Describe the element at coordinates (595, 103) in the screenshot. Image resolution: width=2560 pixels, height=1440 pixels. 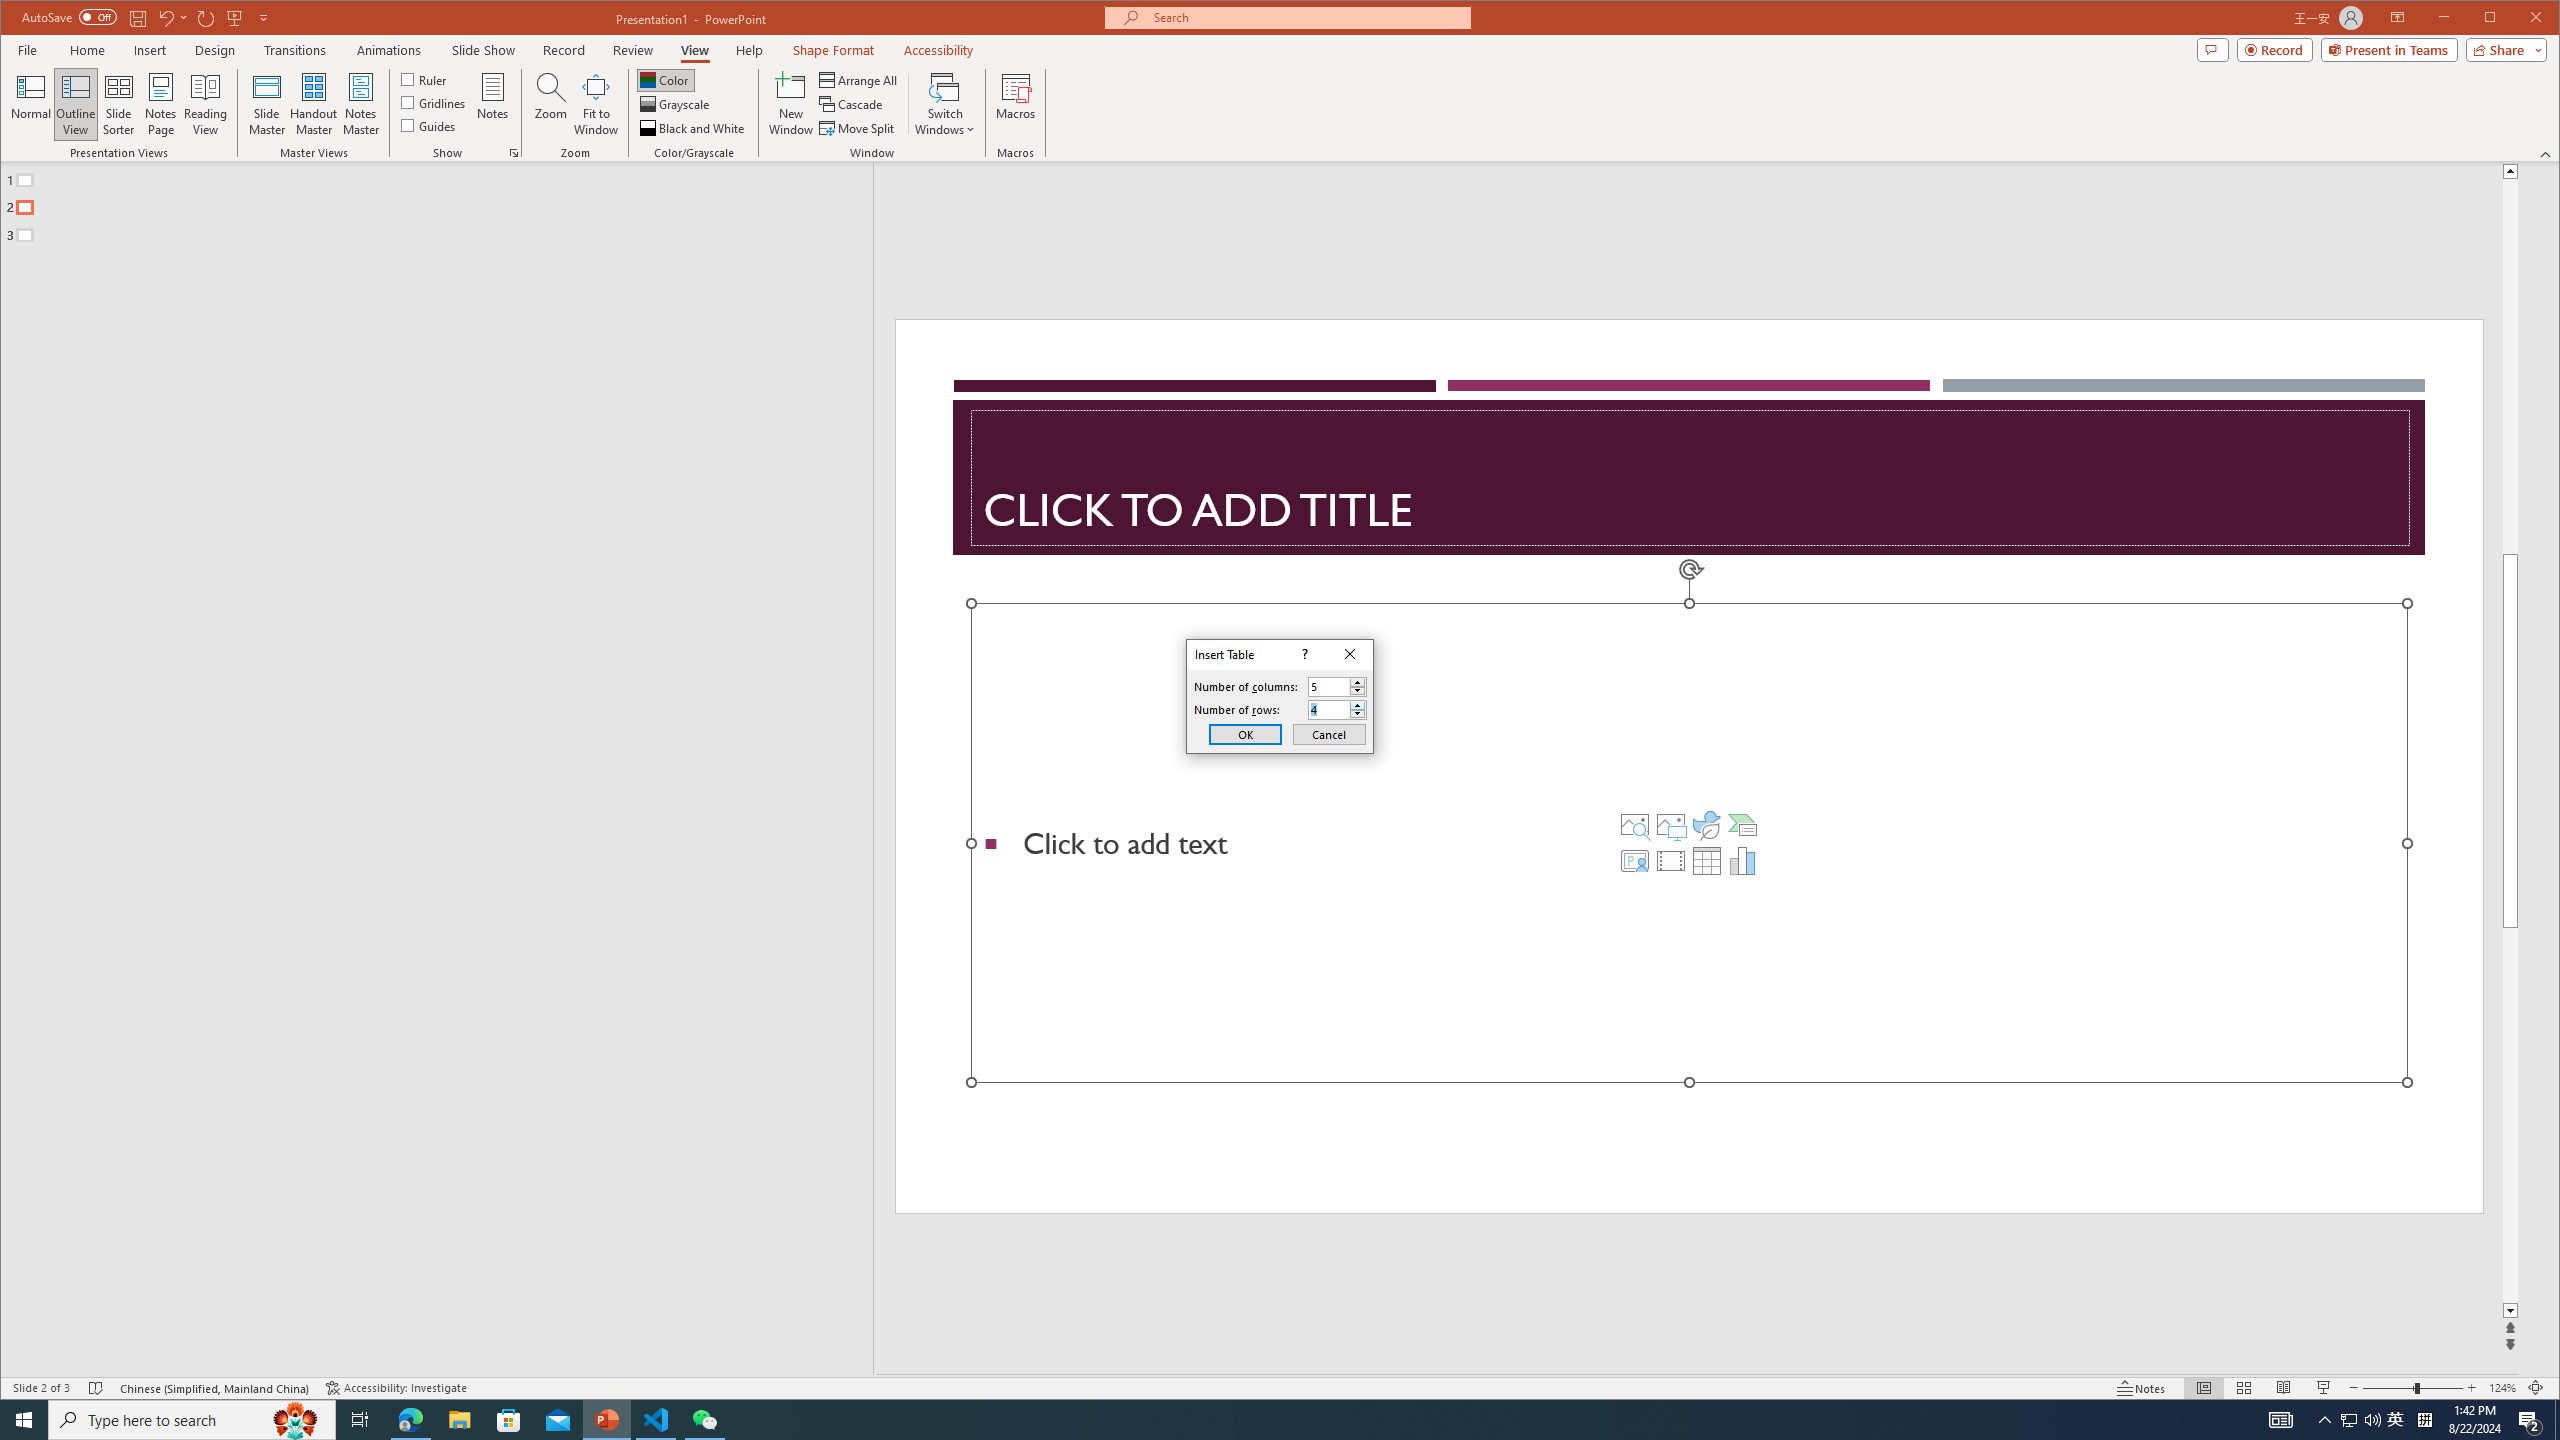
I see `'Fit to Window'` at that location.